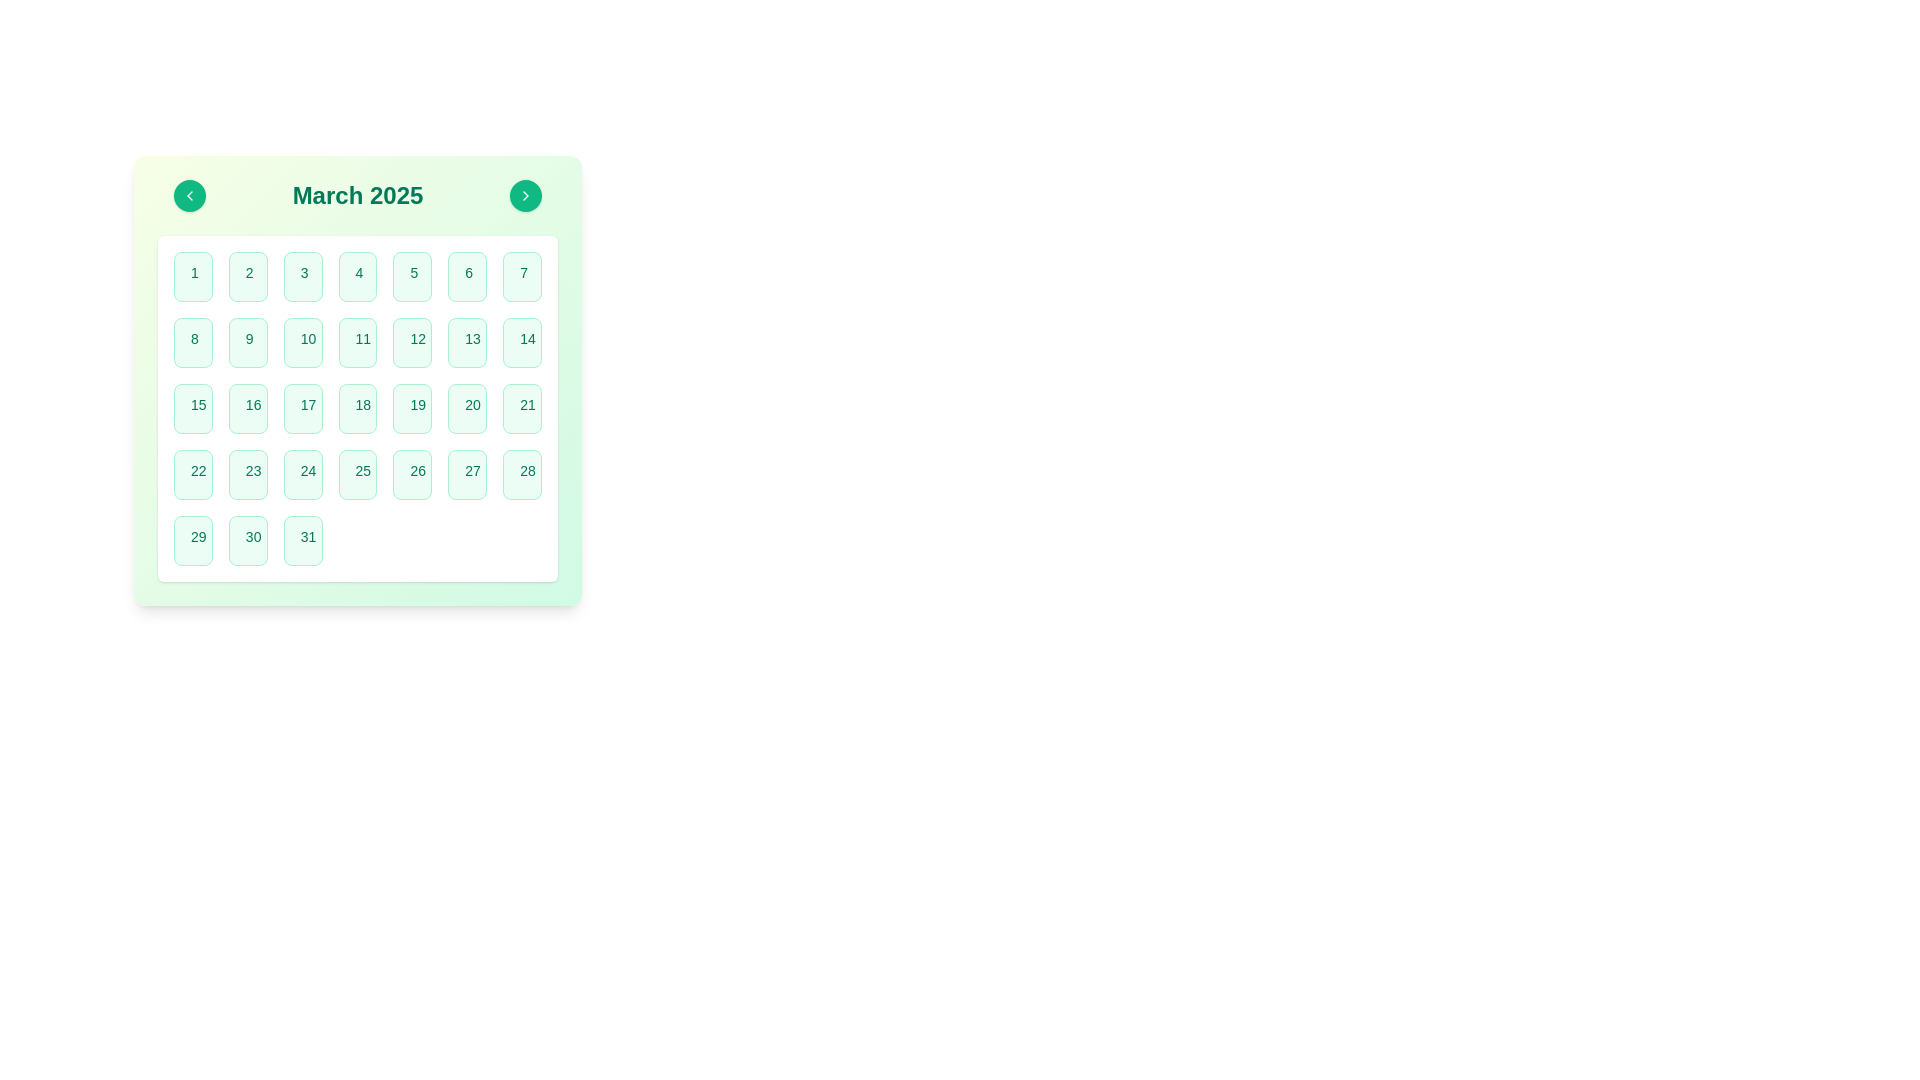  Describe the element at coordinates (247, 342) in the screenshot. I see `the Day tile representing the 9th day in the calendar grid, which is a rounded rectangular tile with a soft green background and the number '9' in dark green font` at that location.